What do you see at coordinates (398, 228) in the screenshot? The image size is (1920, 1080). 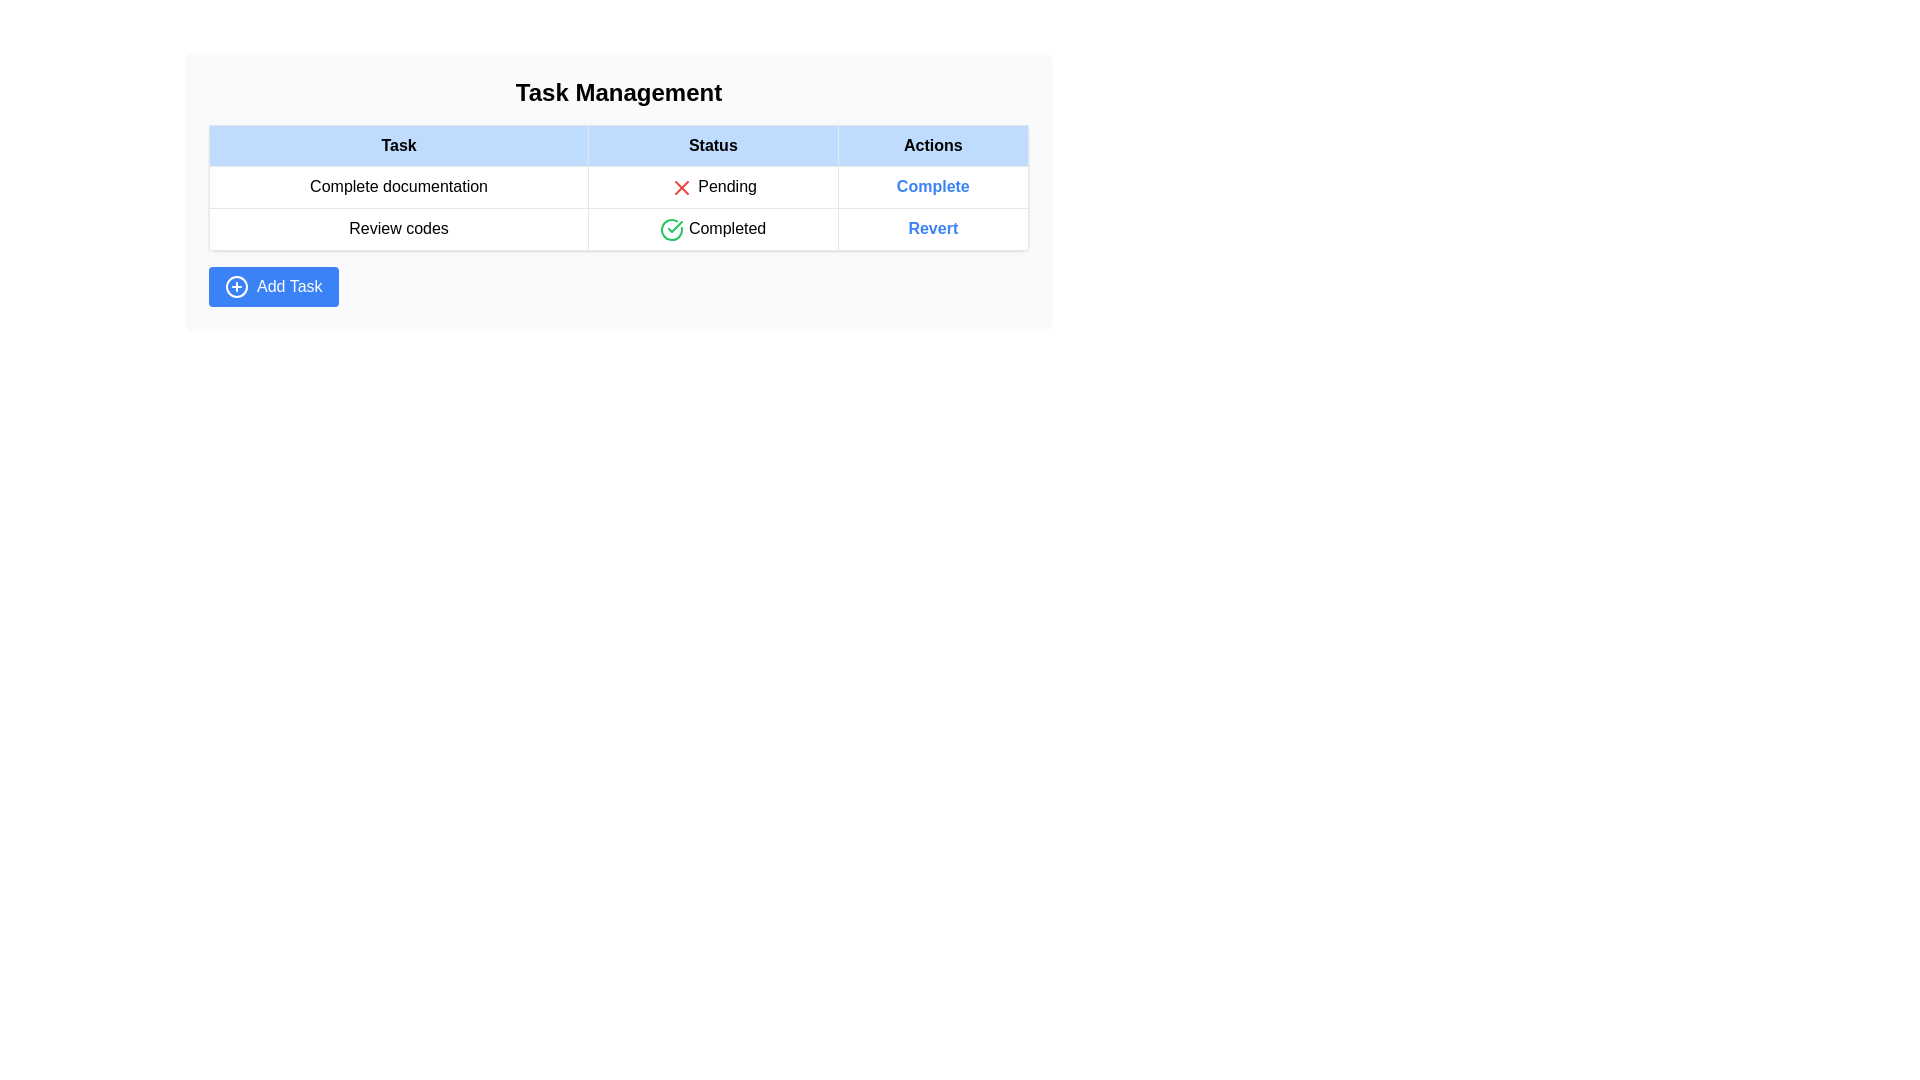 I see `the text label displaying 'Review codes' which is located in the second row and first column of the tabular layout, below 'Complete documentation'` at bounding box center [398, 228].